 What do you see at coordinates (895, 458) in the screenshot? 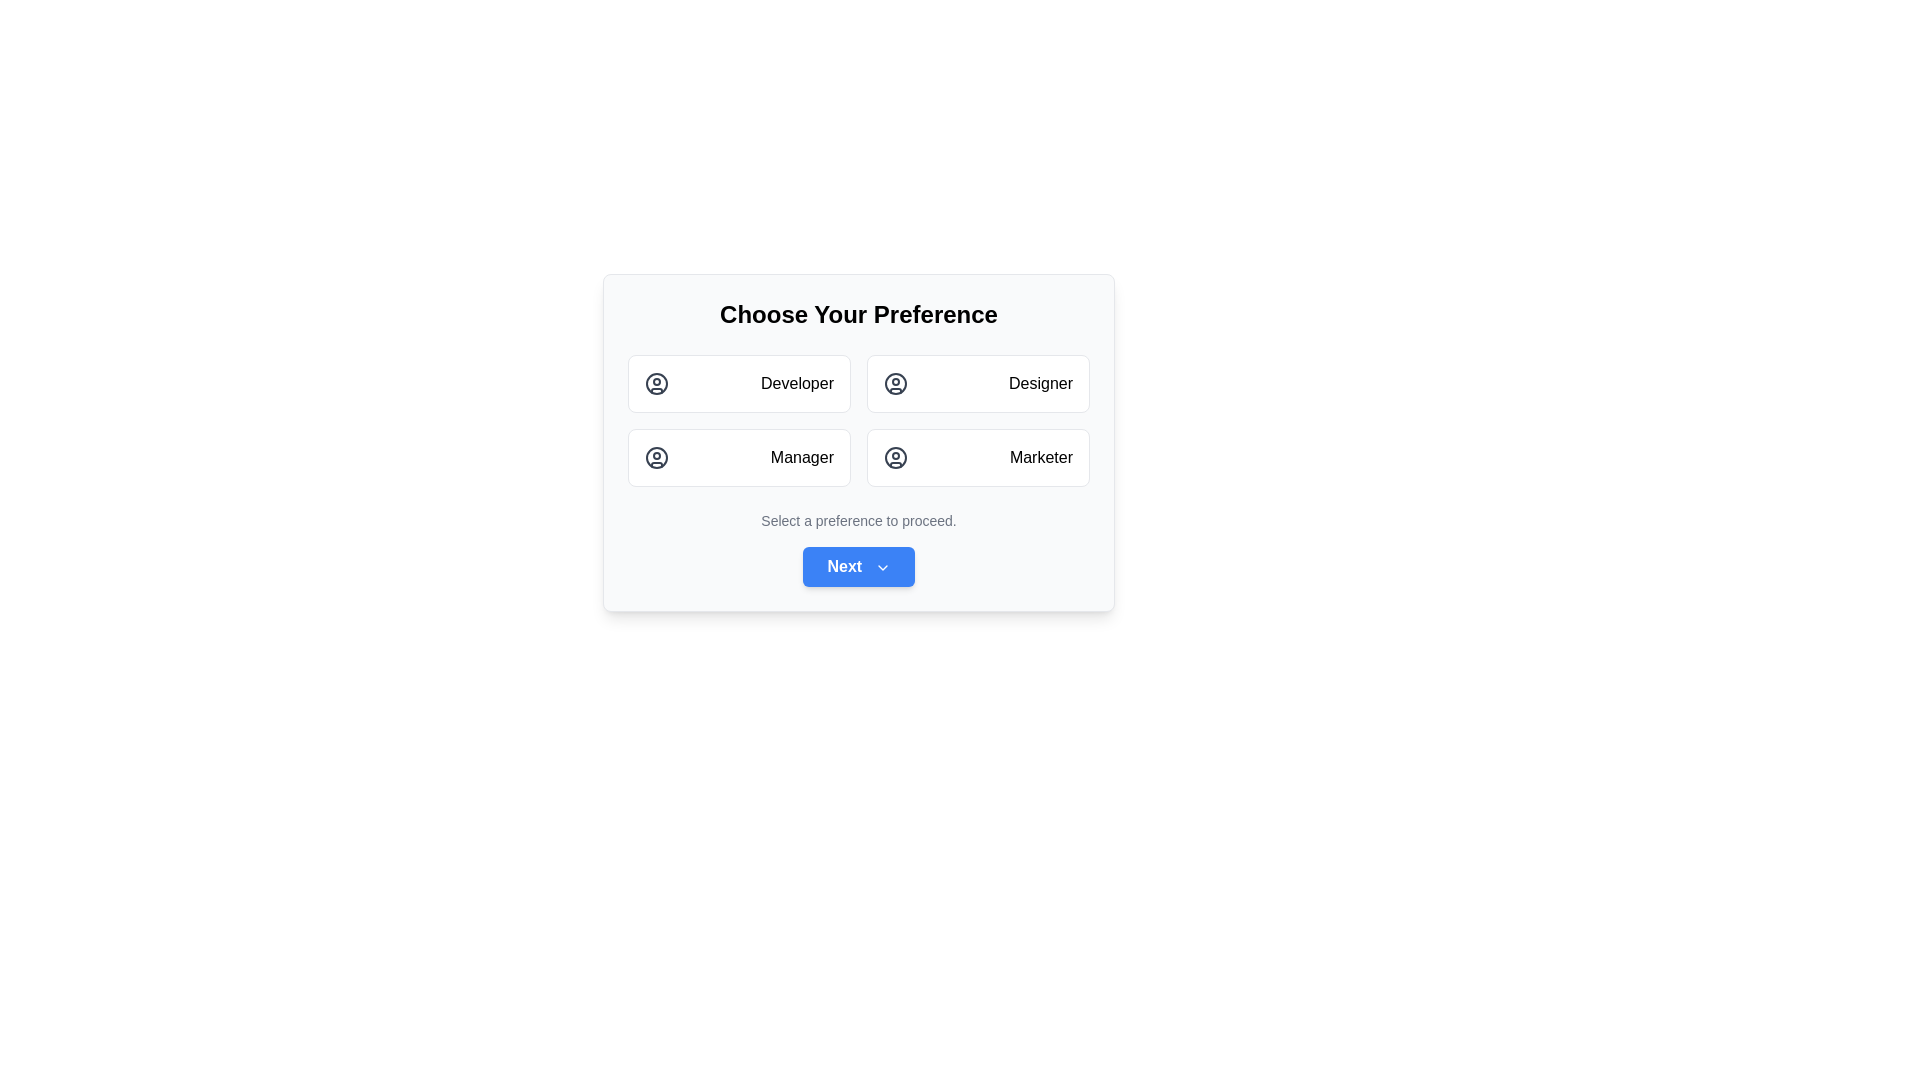
I see `the outermost circular icon in the 'Marketer' card of the 'Choose Your Preference' grid layout` at bounding box center [895, 458].